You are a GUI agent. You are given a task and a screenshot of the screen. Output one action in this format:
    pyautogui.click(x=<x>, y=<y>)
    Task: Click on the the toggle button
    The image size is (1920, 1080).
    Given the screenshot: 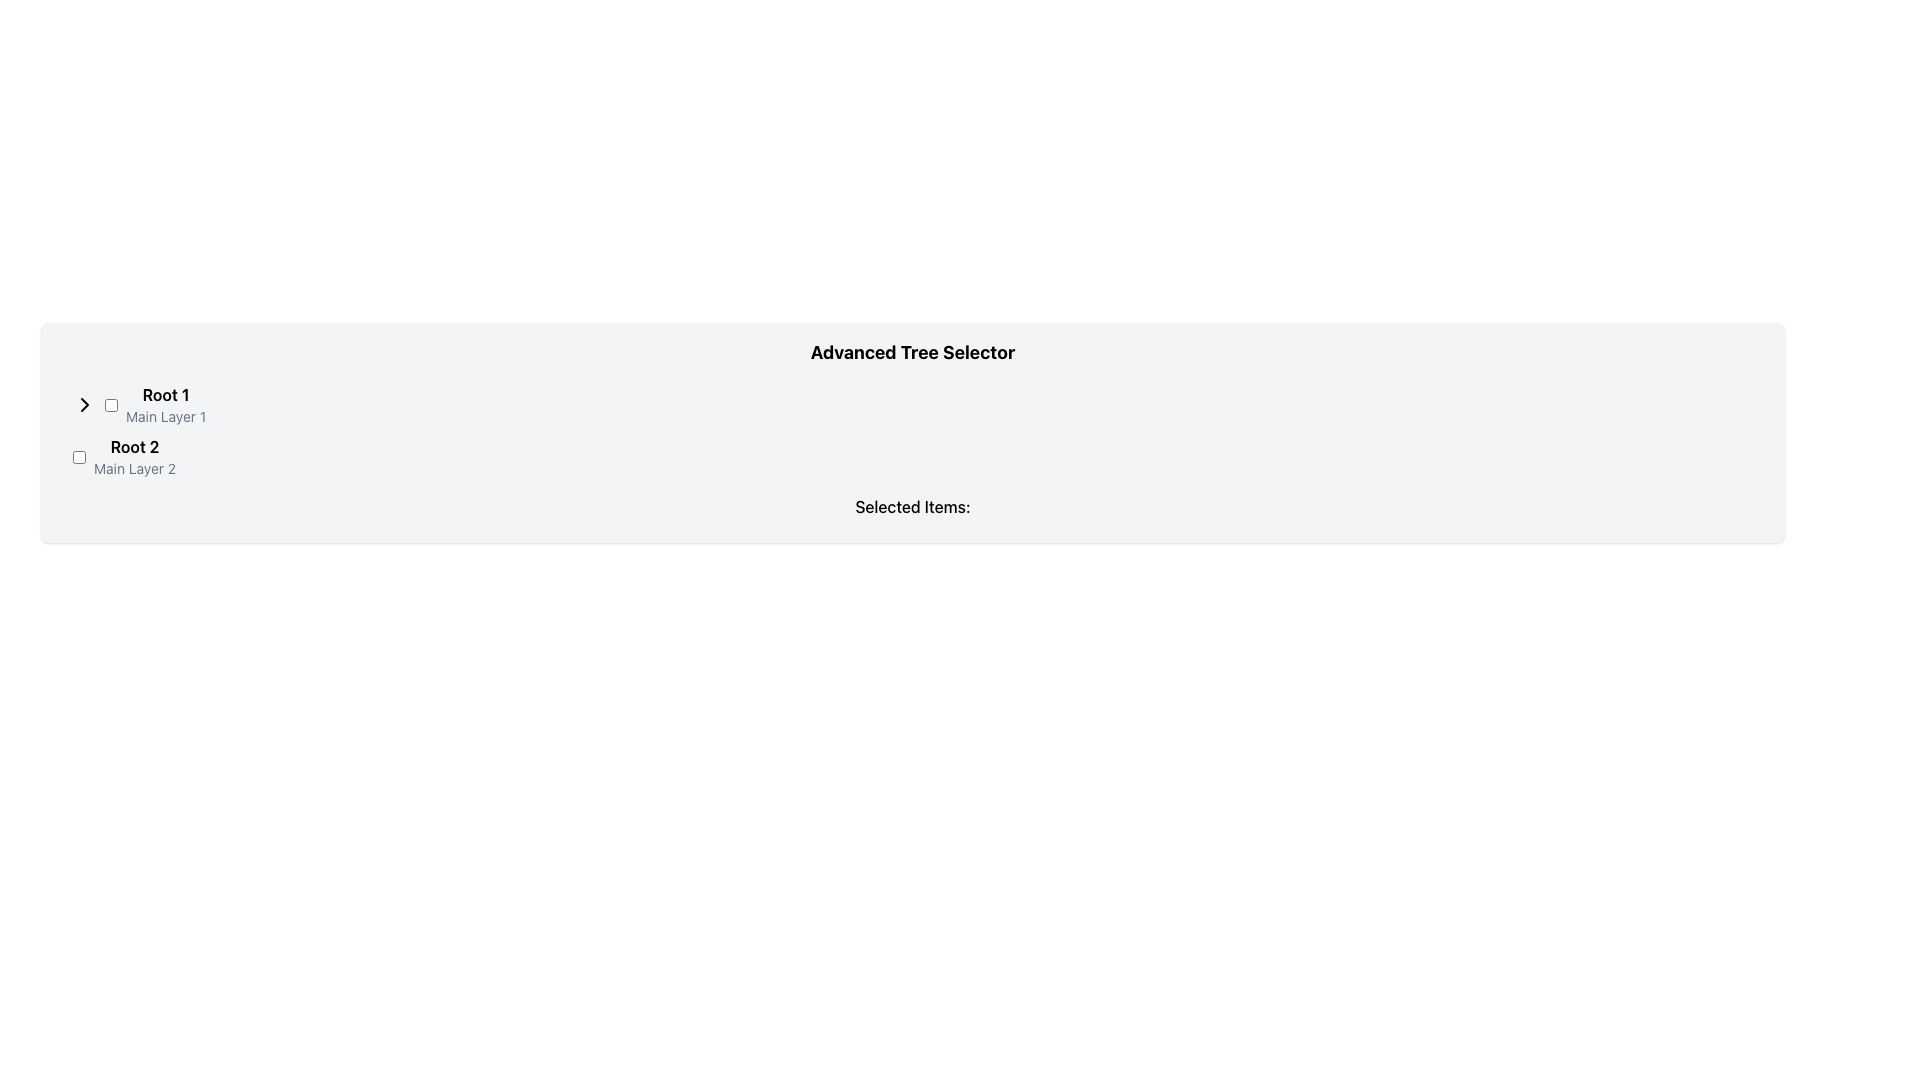 What is the action you would take?
    pyautogui.click(x=84, y=405)
    